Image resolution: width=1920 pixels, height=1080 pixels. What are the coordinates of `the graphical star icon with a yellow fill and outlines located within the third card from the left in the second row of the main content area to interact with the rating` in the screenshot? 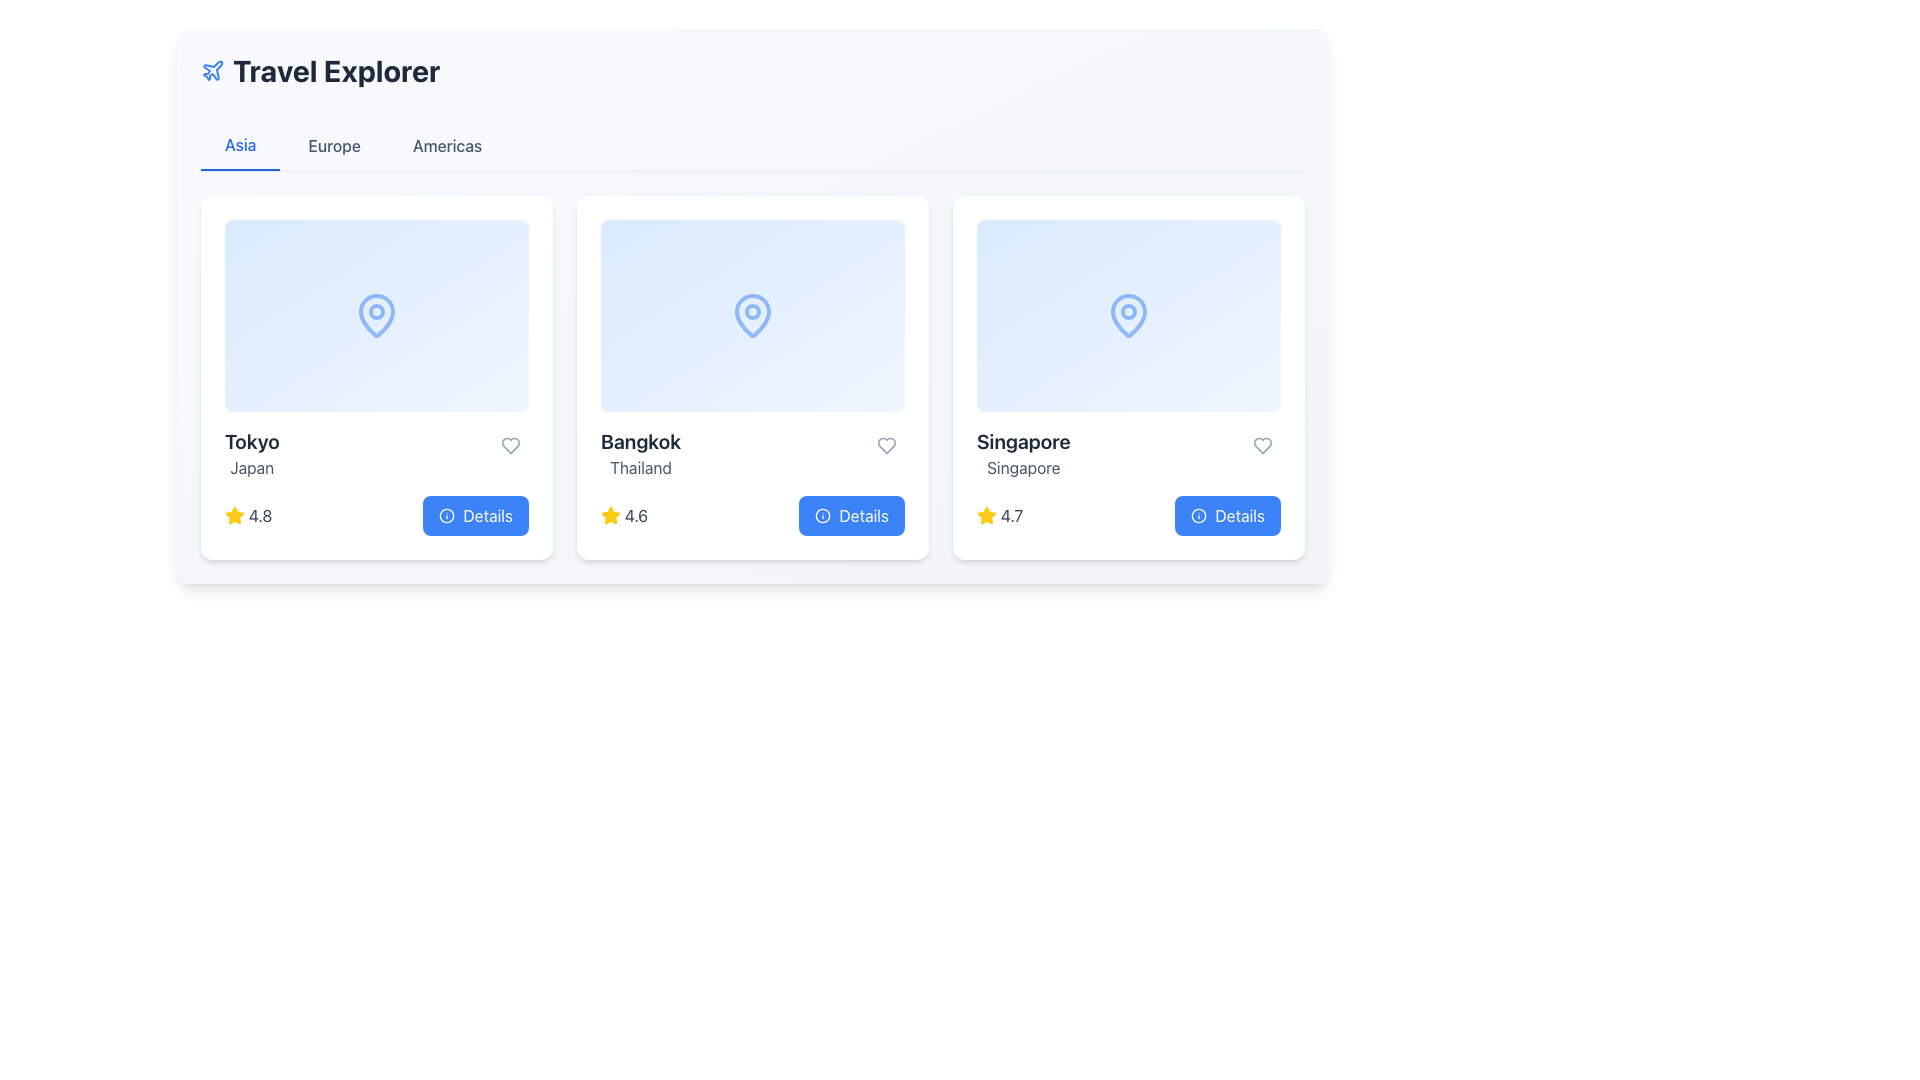 It's located at (235, 514).